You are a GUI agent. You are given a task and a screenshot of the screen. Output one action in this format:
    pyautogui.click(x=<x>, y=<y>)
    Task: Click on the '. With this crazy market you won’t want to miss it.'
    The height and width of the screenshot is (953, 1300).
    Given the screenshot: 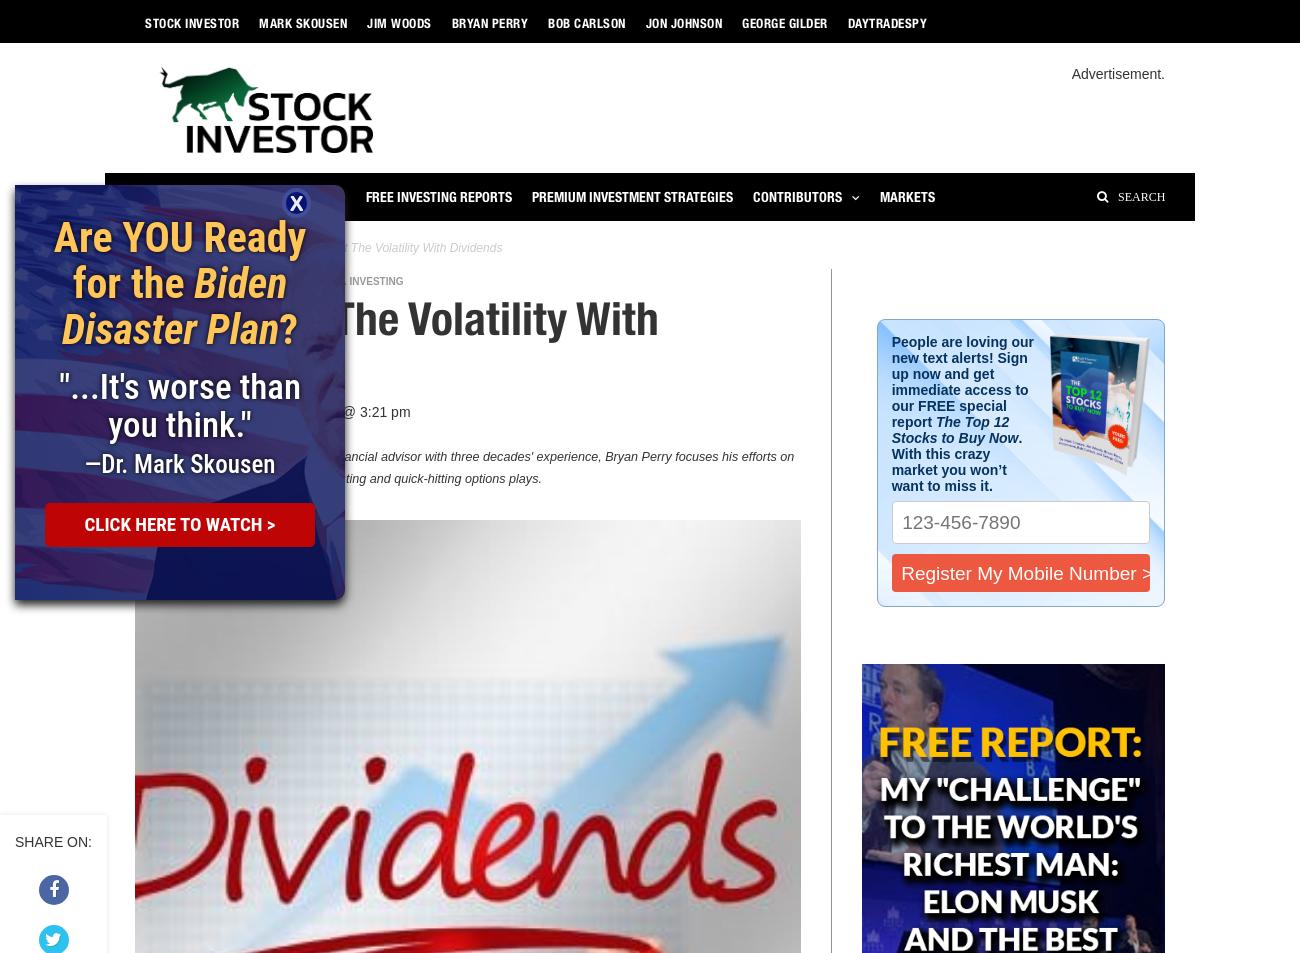 What is the action you would take?
    pyautogui.click(x=956, y=461)
    